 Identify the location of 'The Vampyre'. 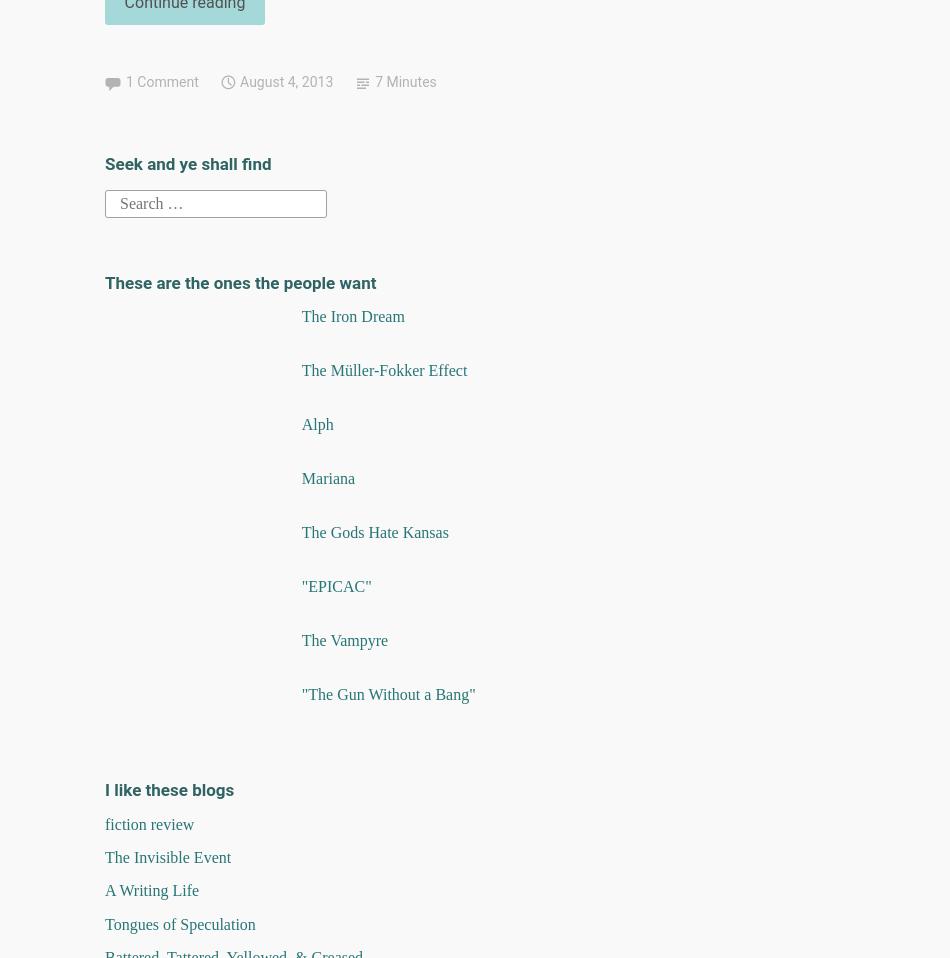
(343, 639).